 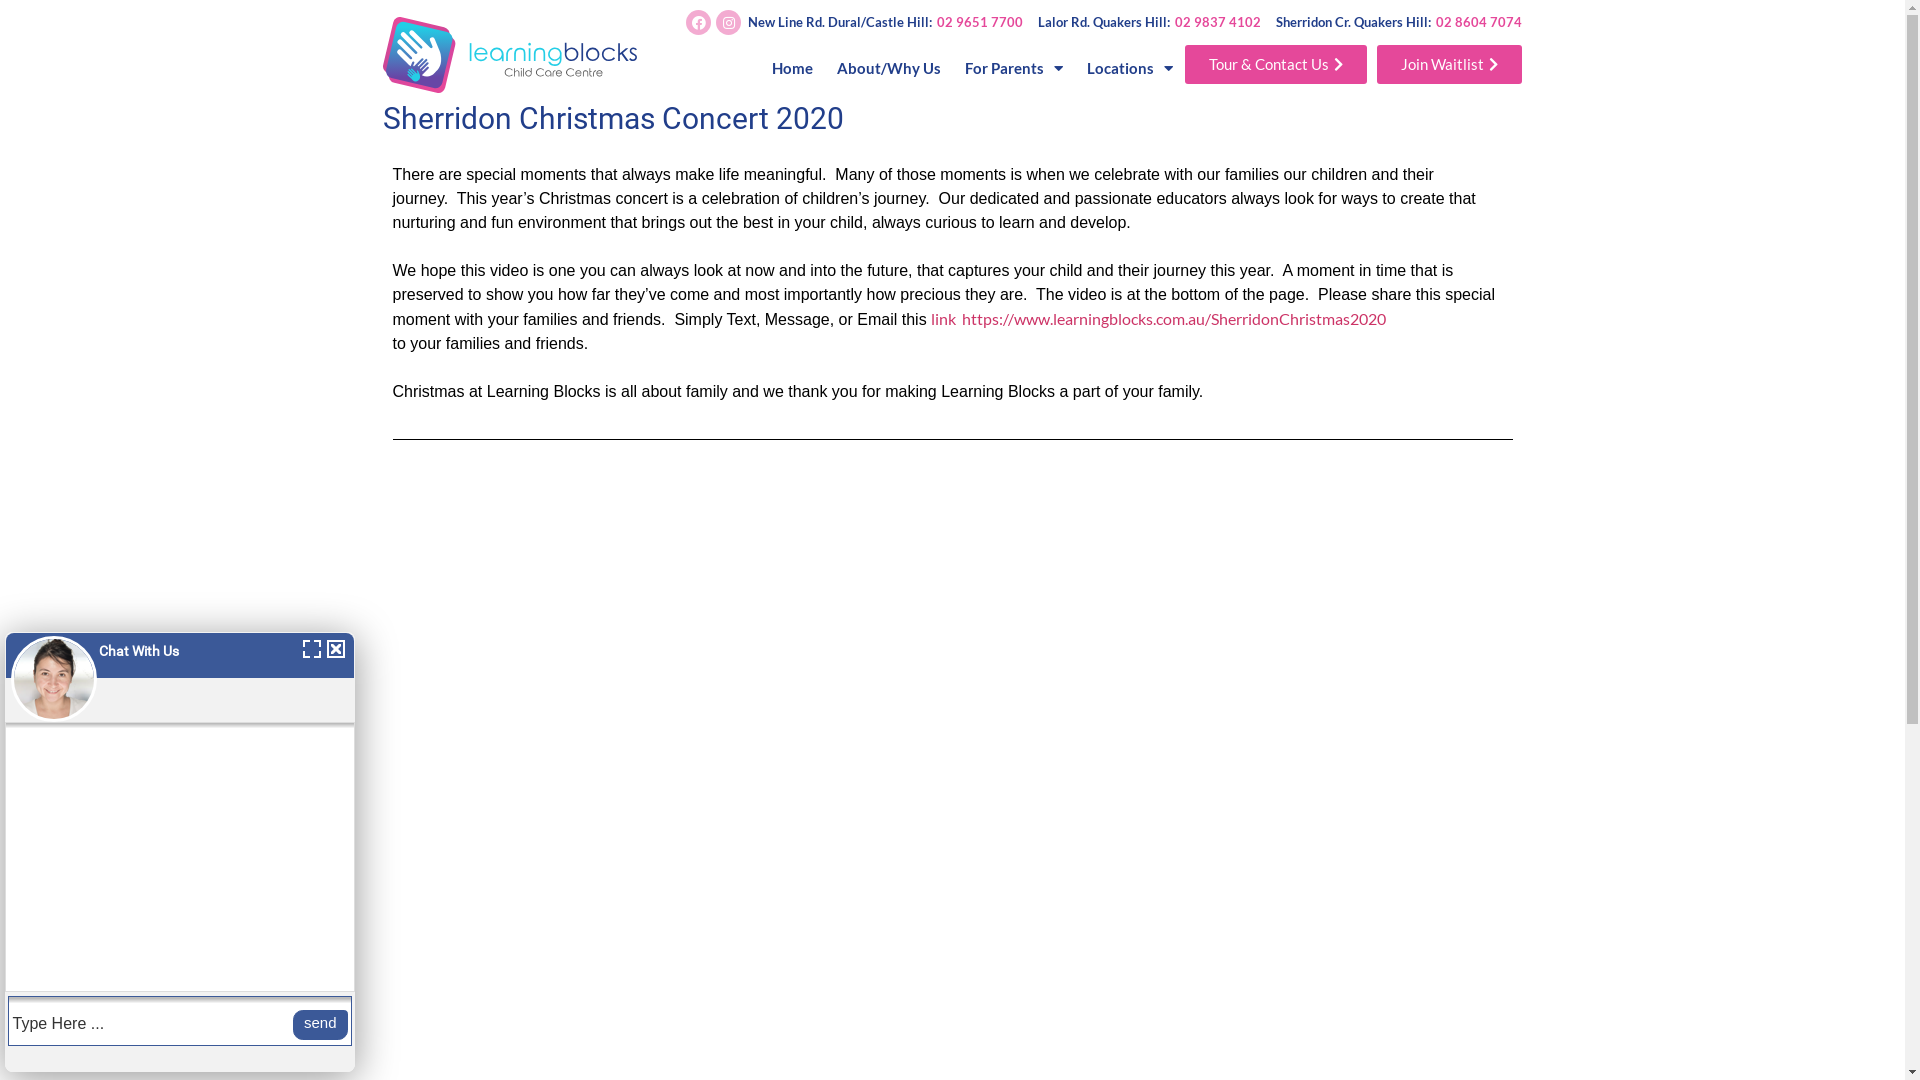 I want to click on 'For Parents', so click(x=952, y=67).